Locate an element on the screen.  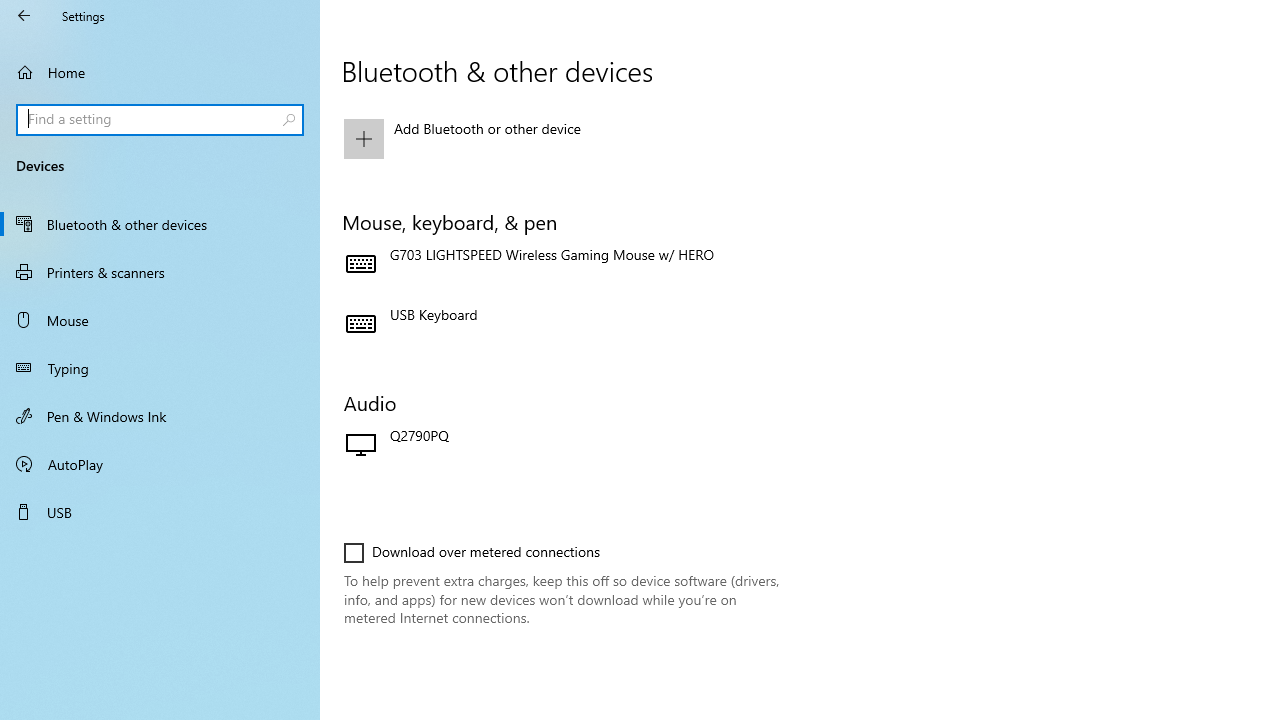
'Printers & scanners' is located at coordinates (160, 271).